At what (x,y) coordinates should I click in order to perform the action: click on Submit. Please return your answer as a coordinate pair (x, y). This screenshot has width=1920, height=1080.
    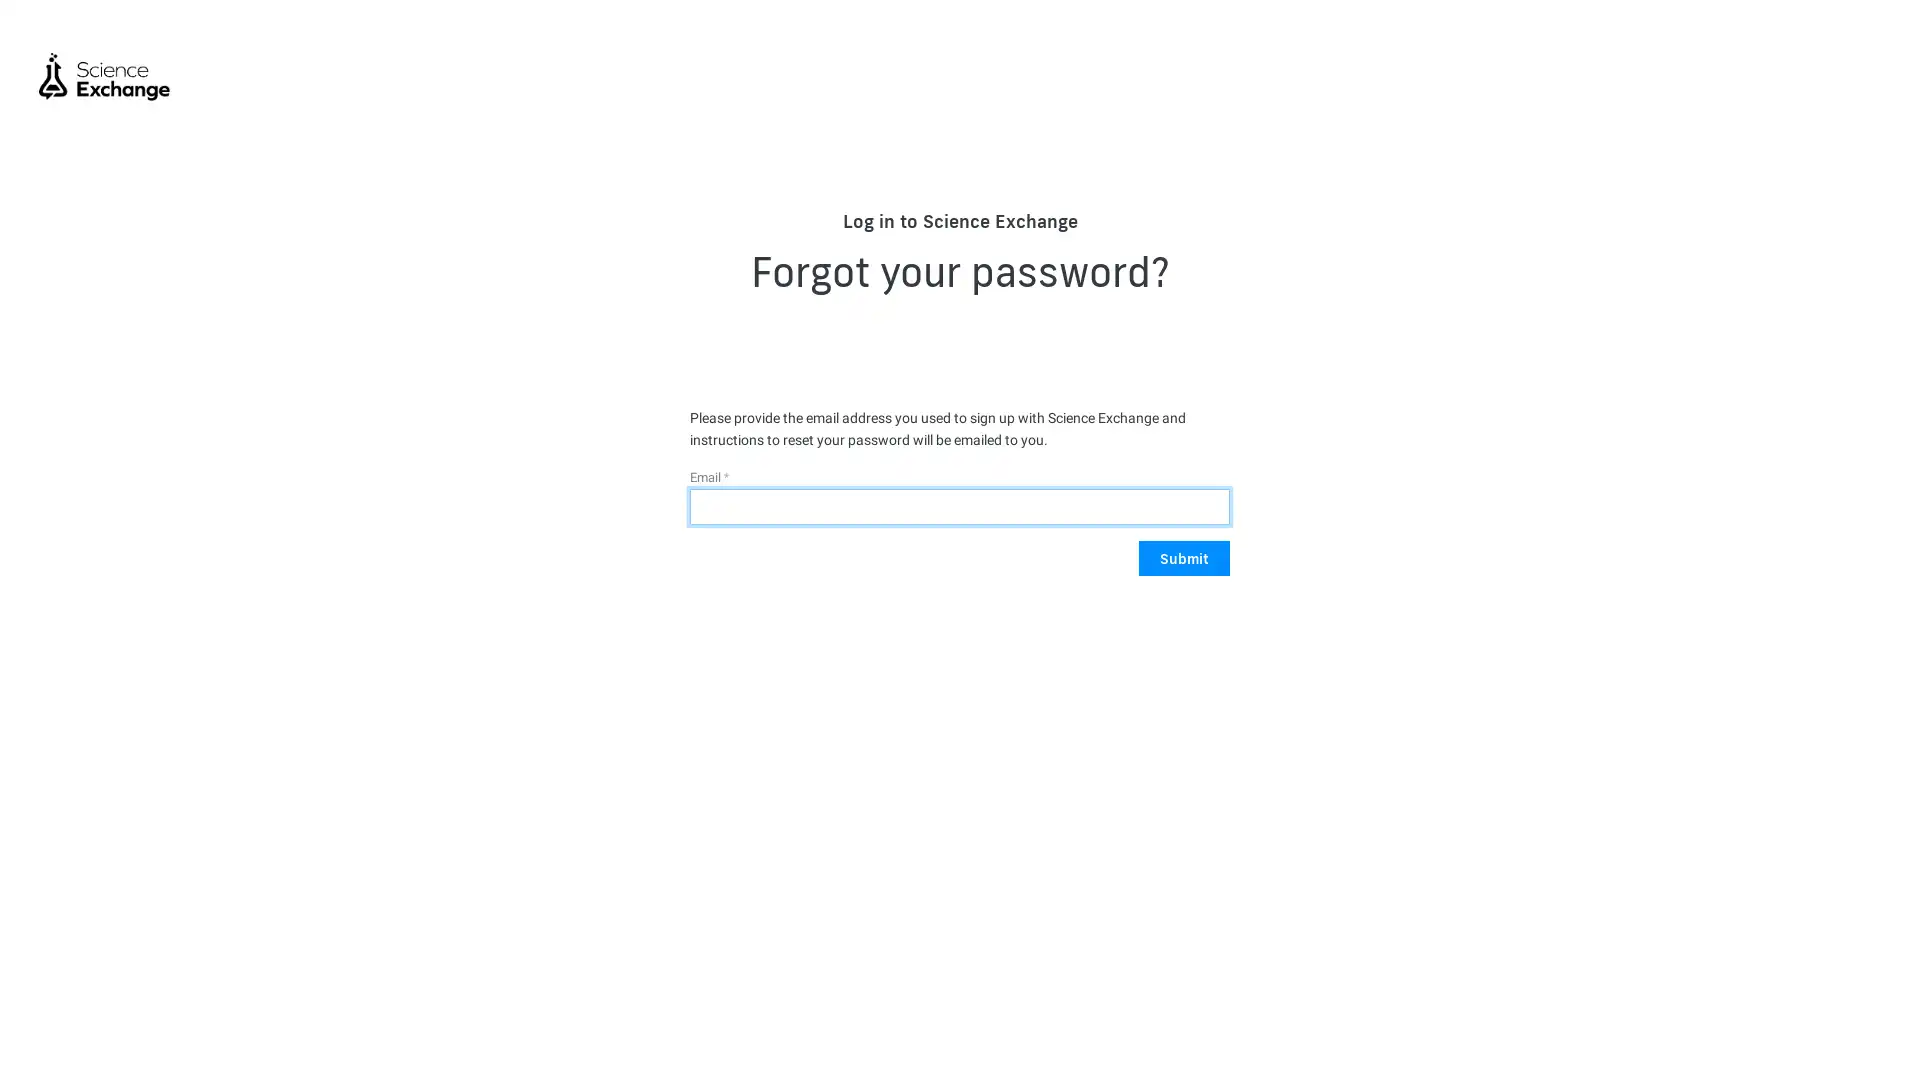
    Looking at the image, I should click on (1184, 558).